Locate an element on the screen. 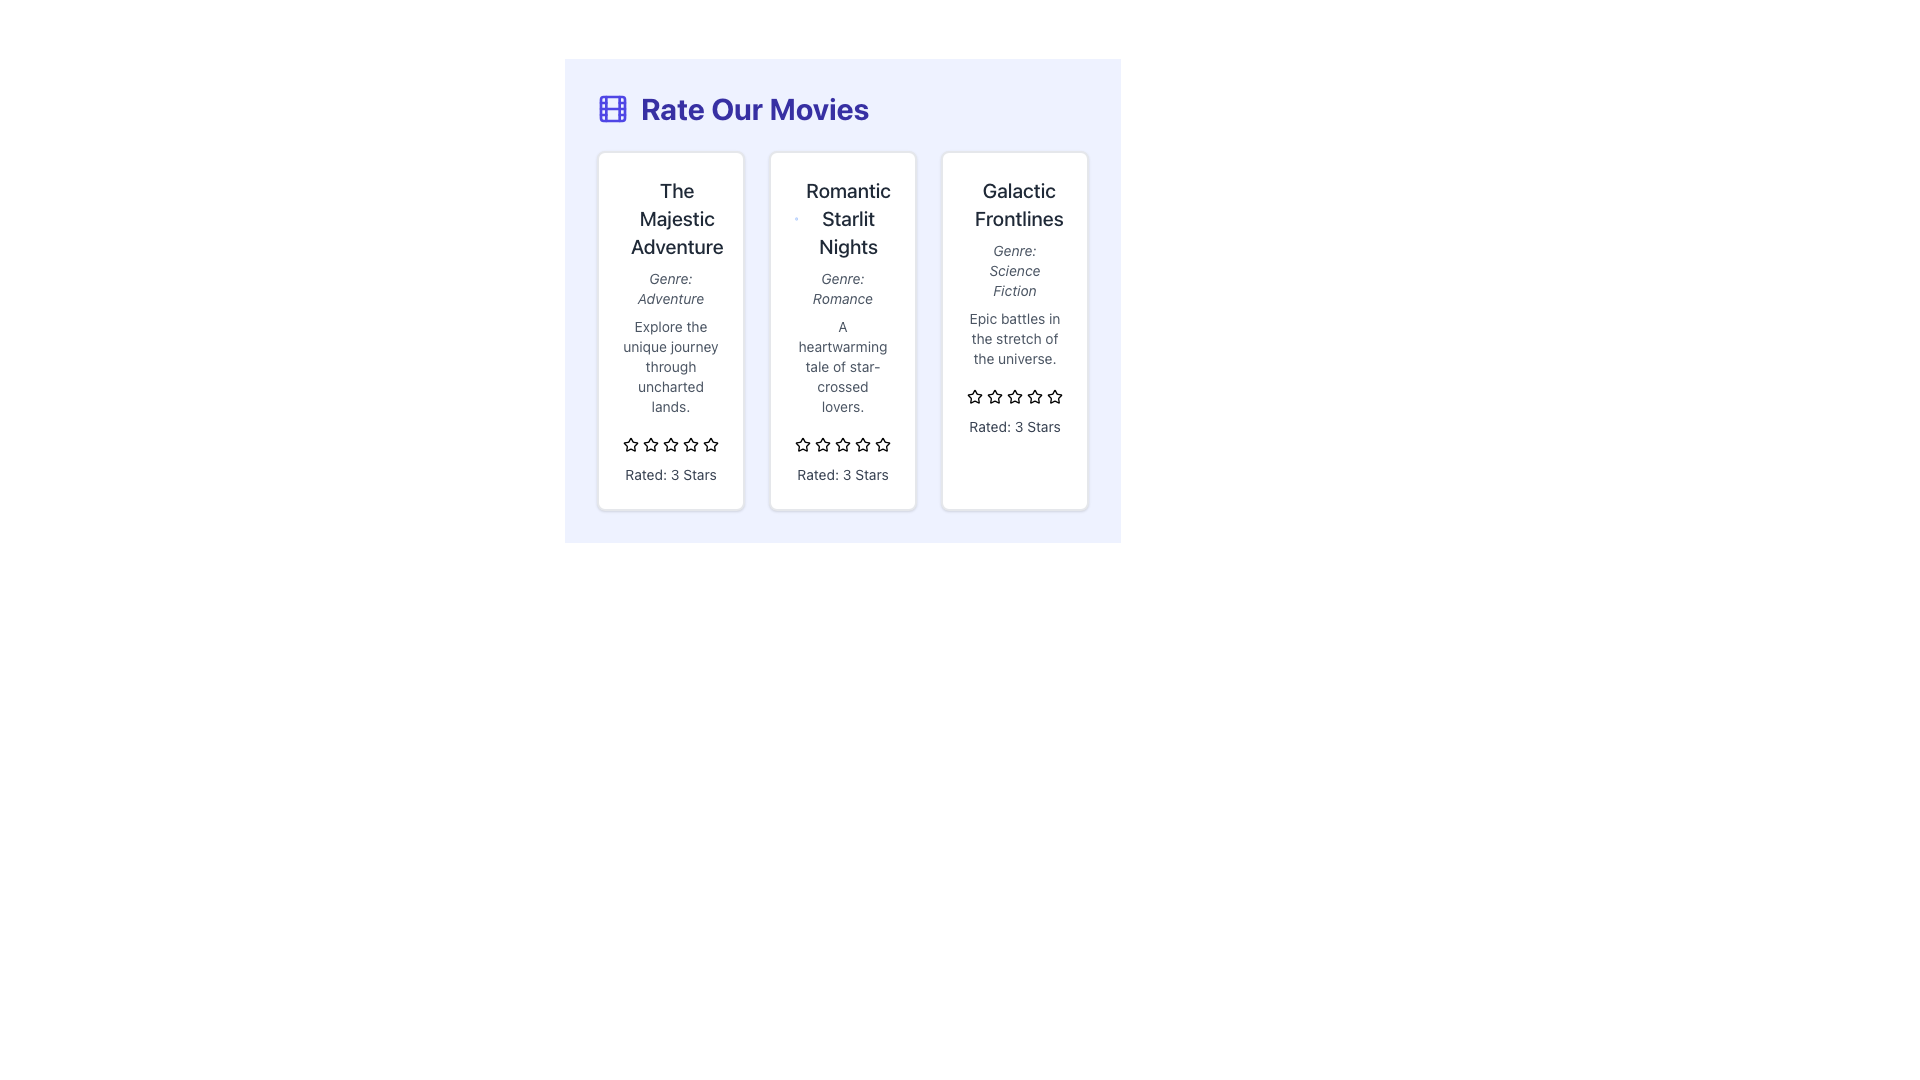 This screenshot has width=1920, height=1080. the fourth star in the rating control under 'The Majestic Adventure' section is located at coordinates (671, 443).